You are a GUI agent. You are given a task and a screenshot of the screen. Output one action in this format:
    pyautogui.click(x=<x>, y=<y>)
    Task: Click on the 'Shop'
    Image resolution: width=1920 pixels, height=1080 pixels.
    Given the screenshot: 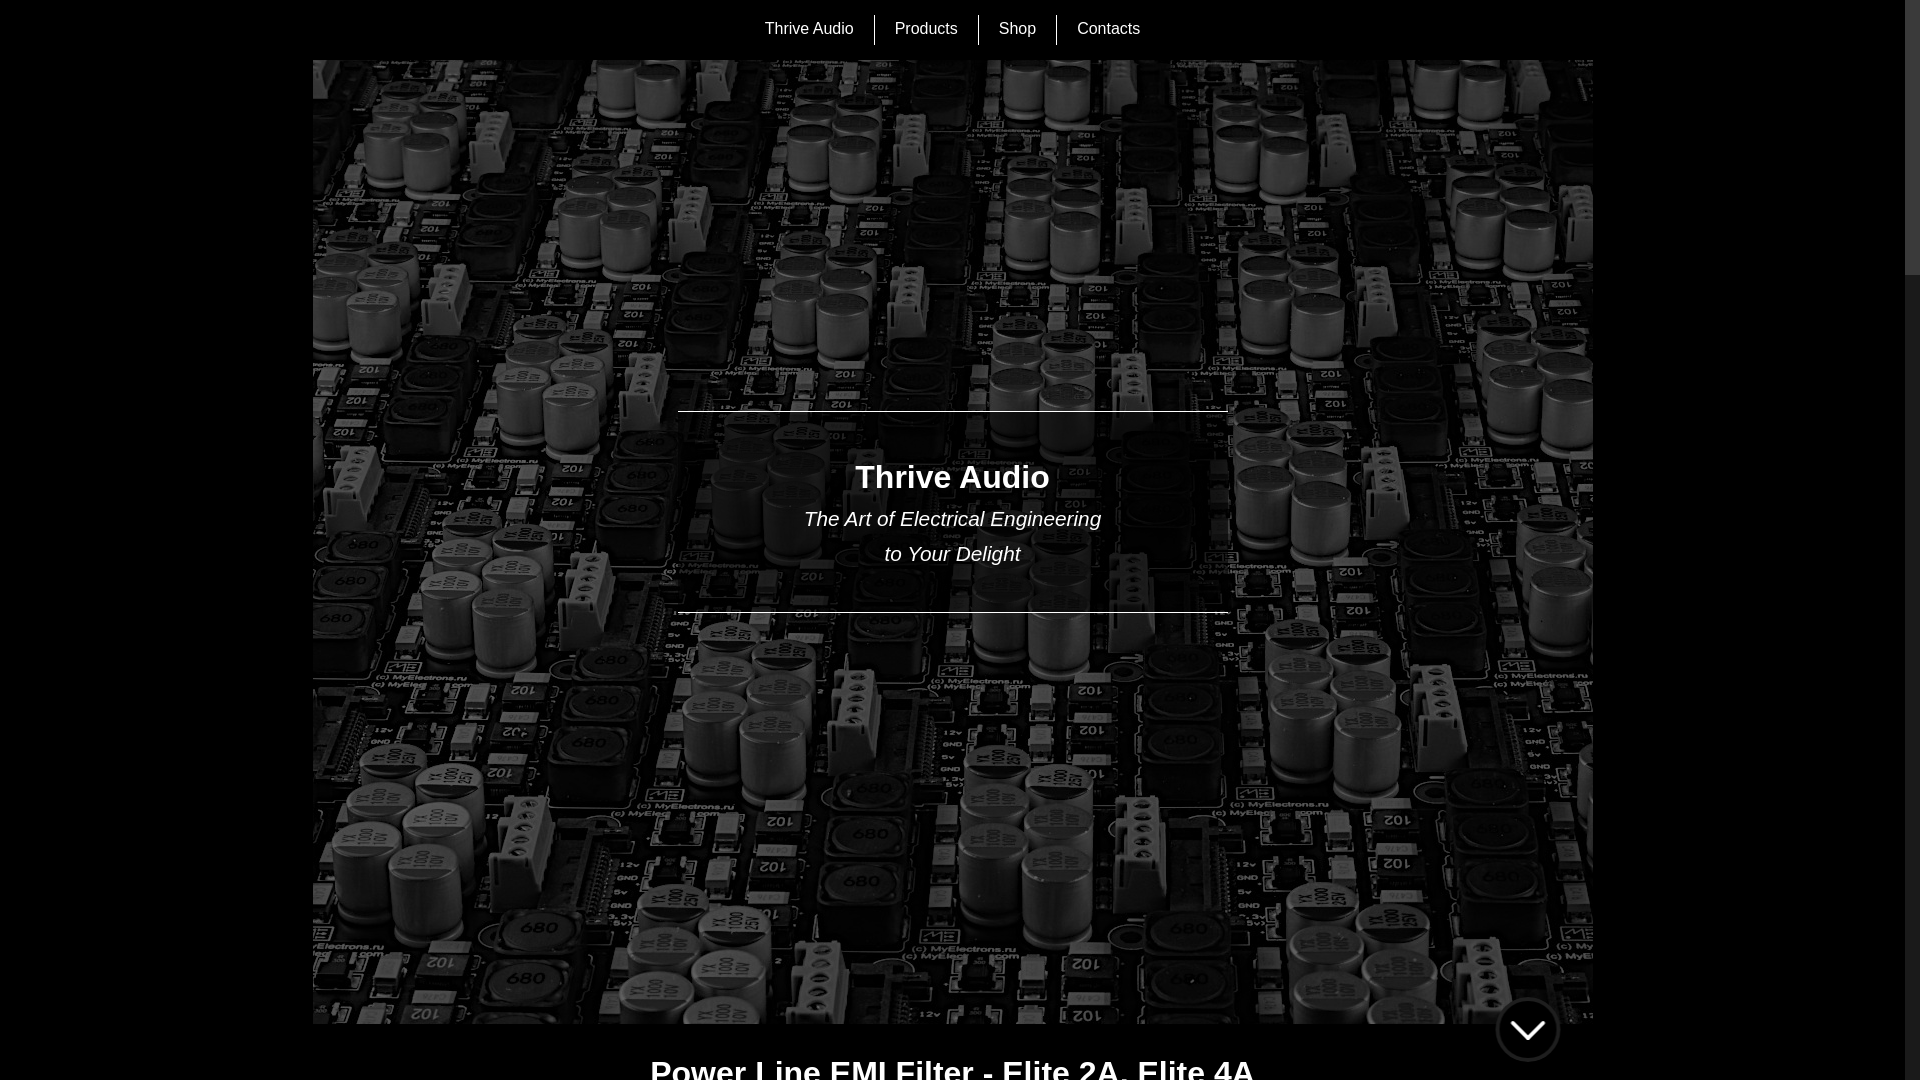 What is the action you would take?
    pyautogui.click(x=1017, y=30)
    